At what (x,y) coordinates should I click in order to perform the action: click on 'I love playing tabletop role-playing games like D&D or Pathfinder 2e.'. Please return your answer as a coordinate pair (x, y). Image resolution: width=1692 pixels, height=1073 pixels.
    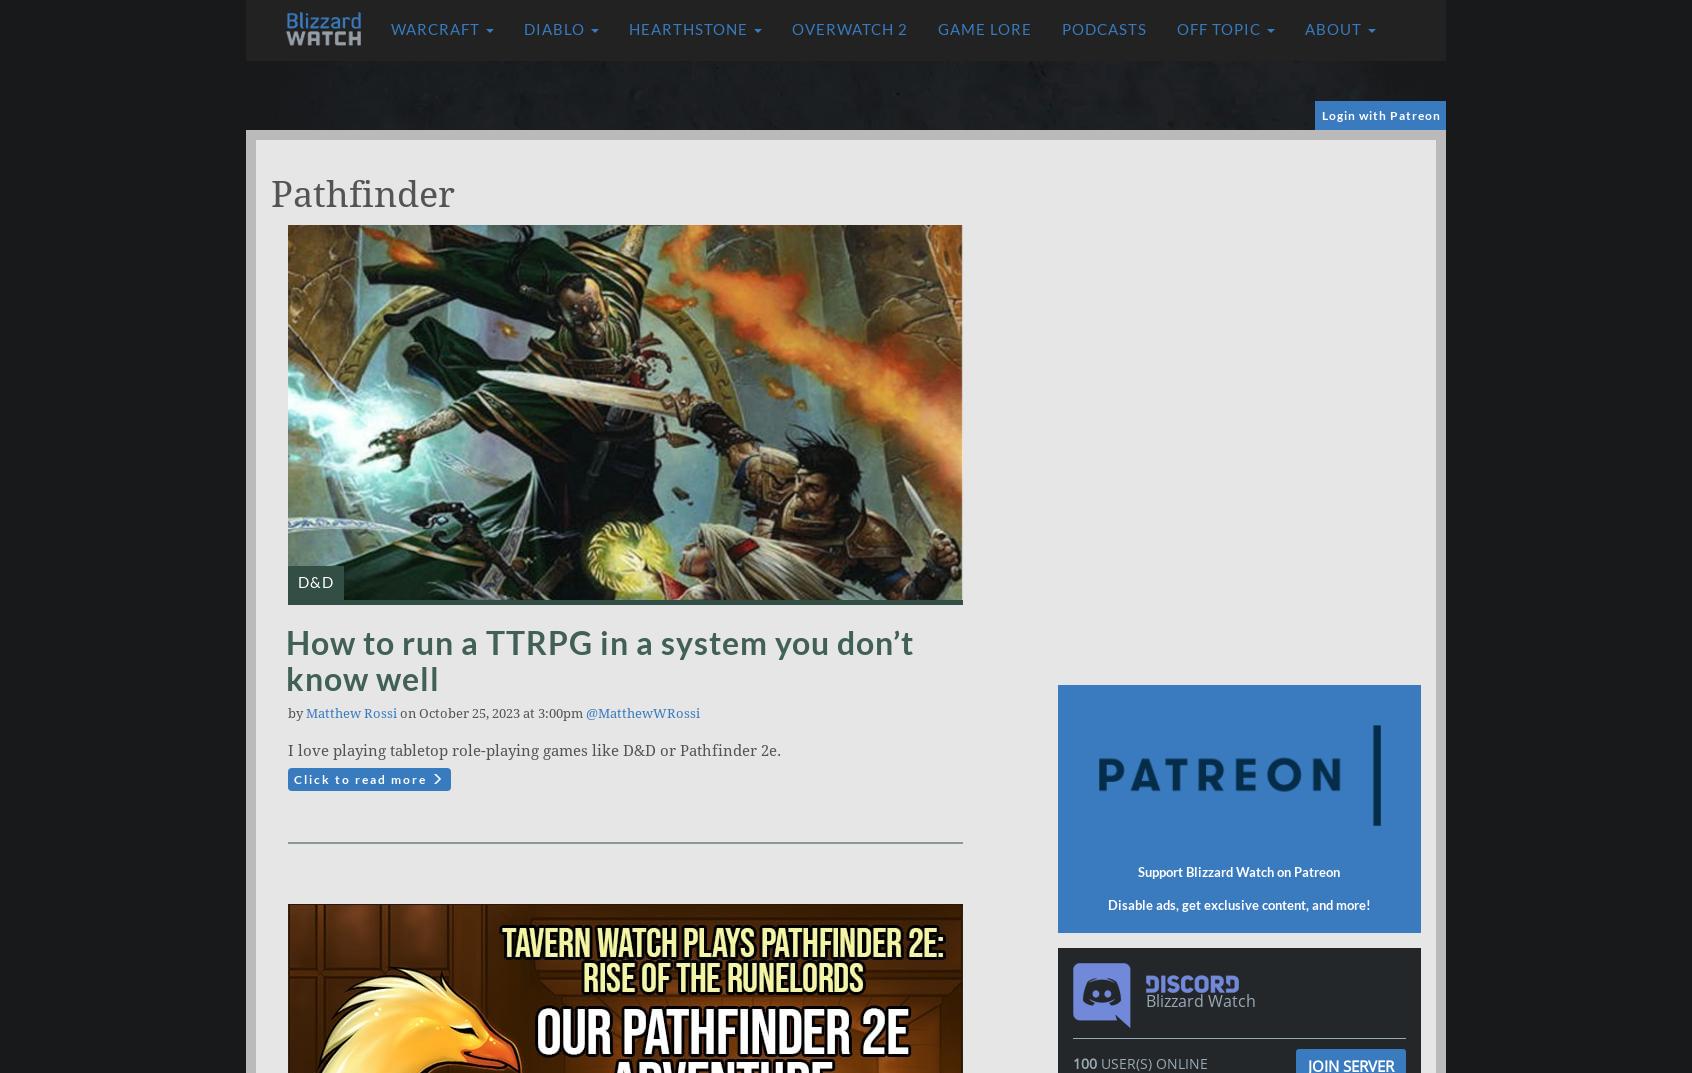
    Looking at the image, I should click on (534, 749).